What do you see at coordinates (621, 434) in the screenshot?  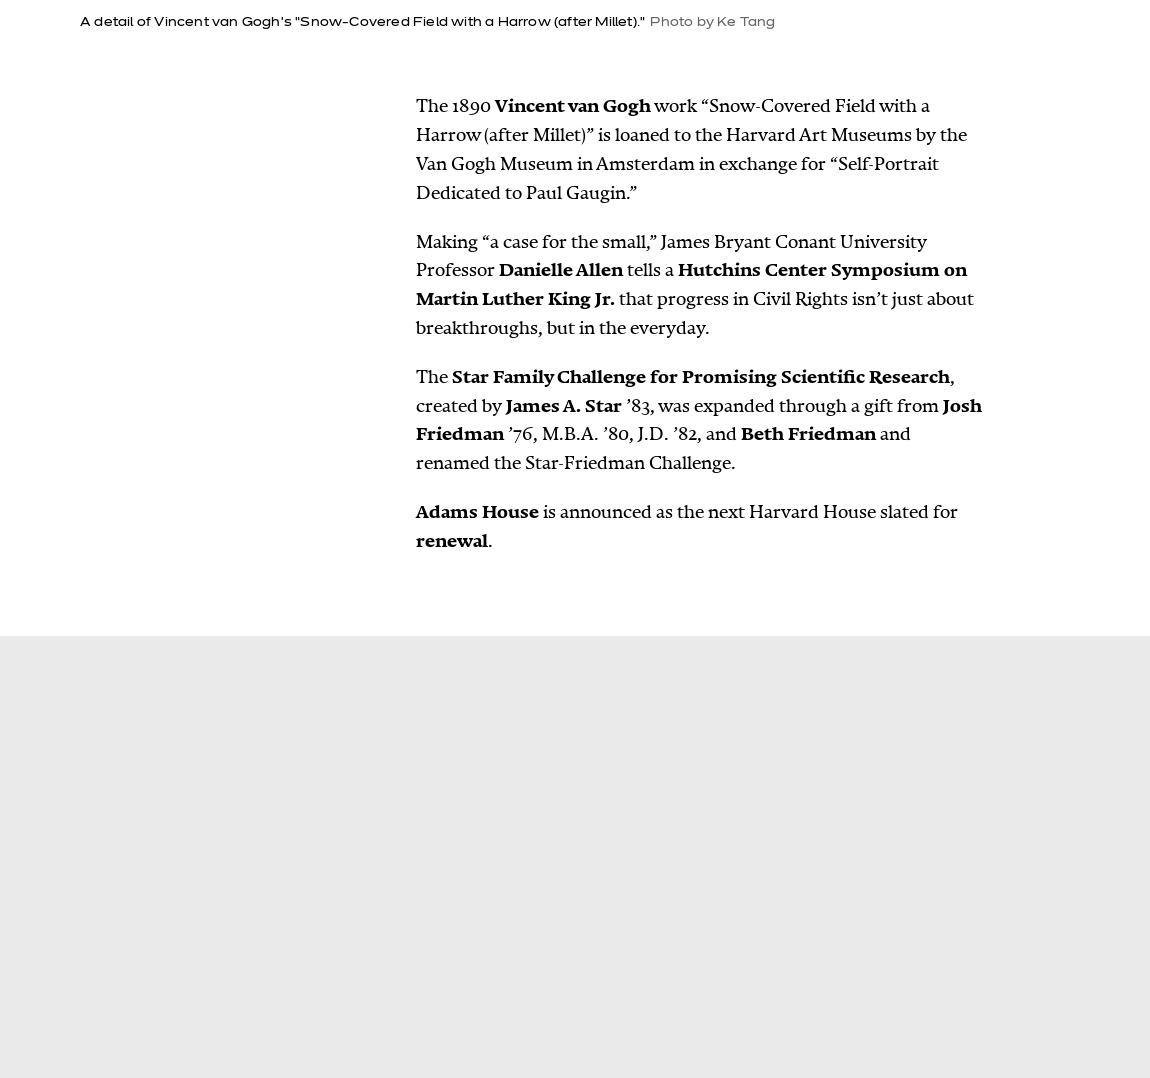 I see `'’76, M.B.A. ’80, J.D. ’82, and'` at bounding box center [621, 434].